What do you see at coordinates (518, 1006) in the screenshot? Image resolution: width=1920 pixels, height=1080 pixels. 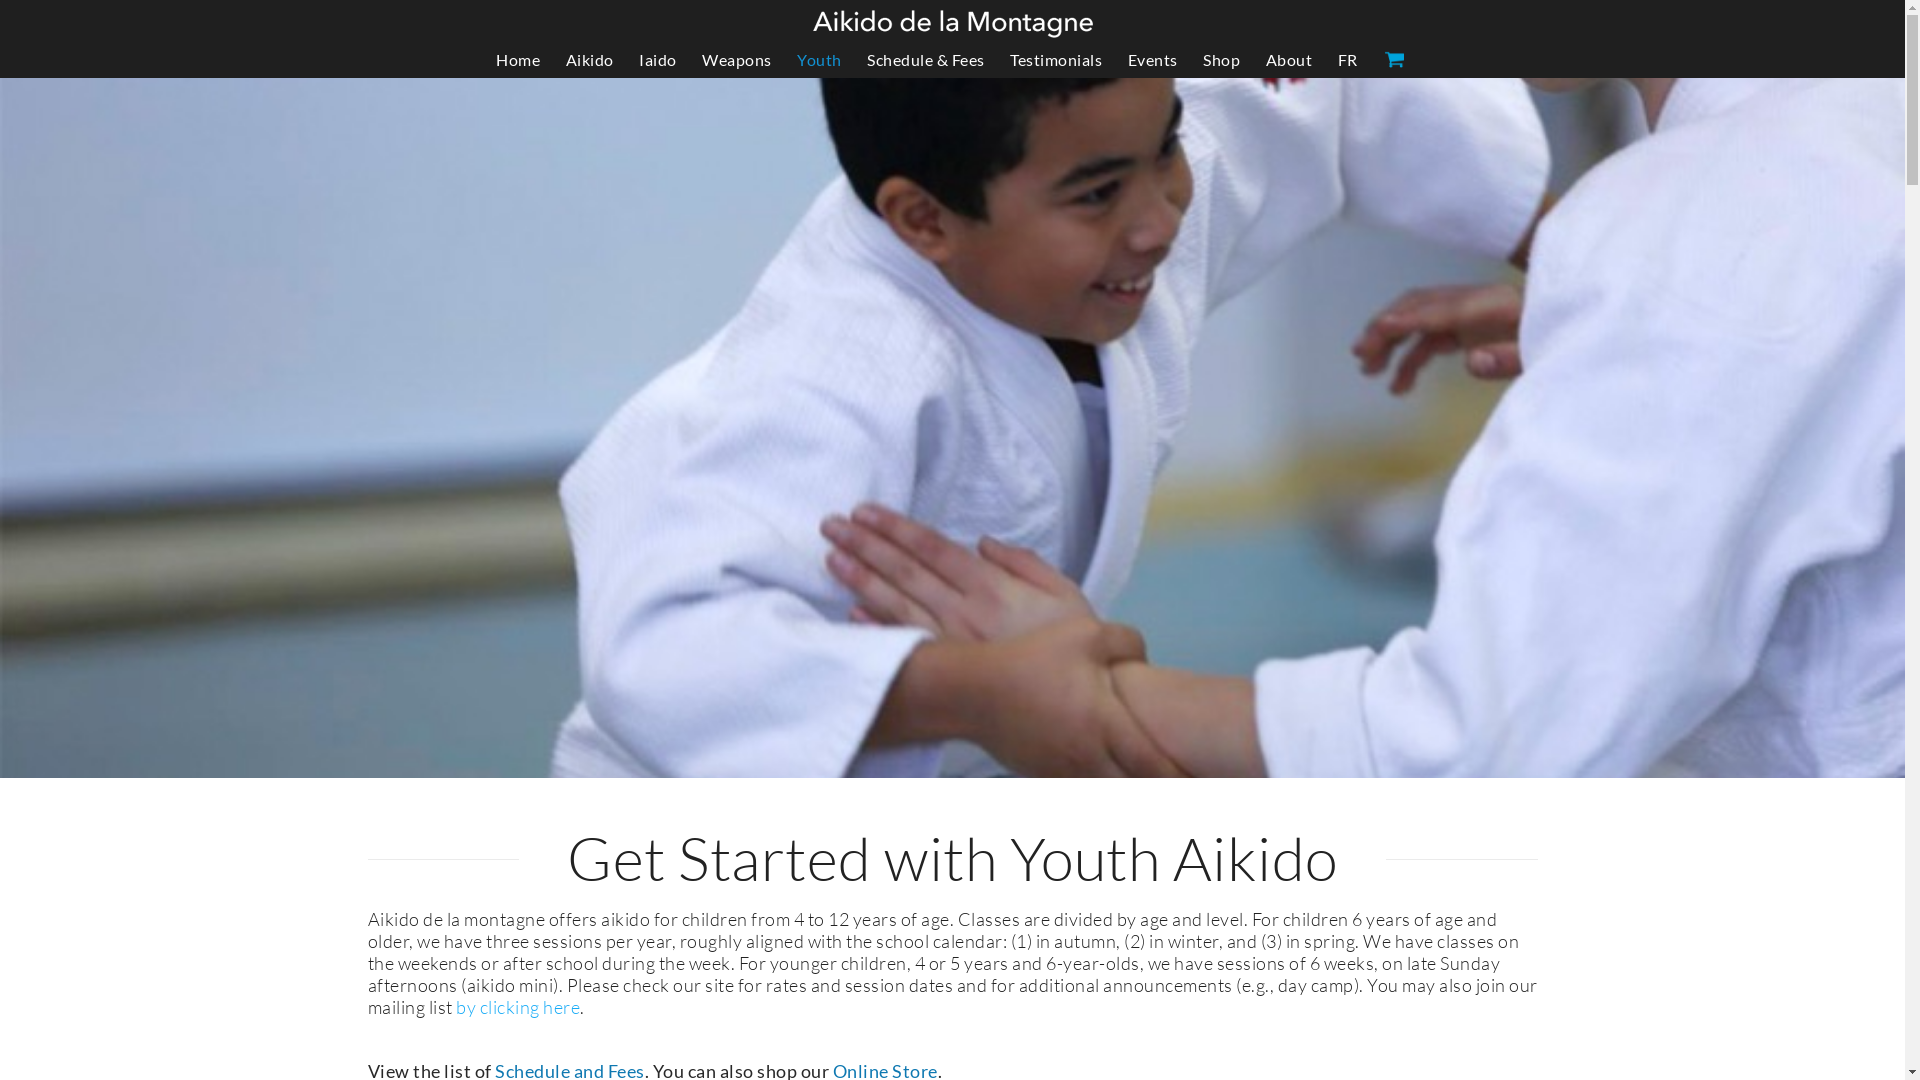 I see `'by clicking here'` at bounding box center [518, 1006].